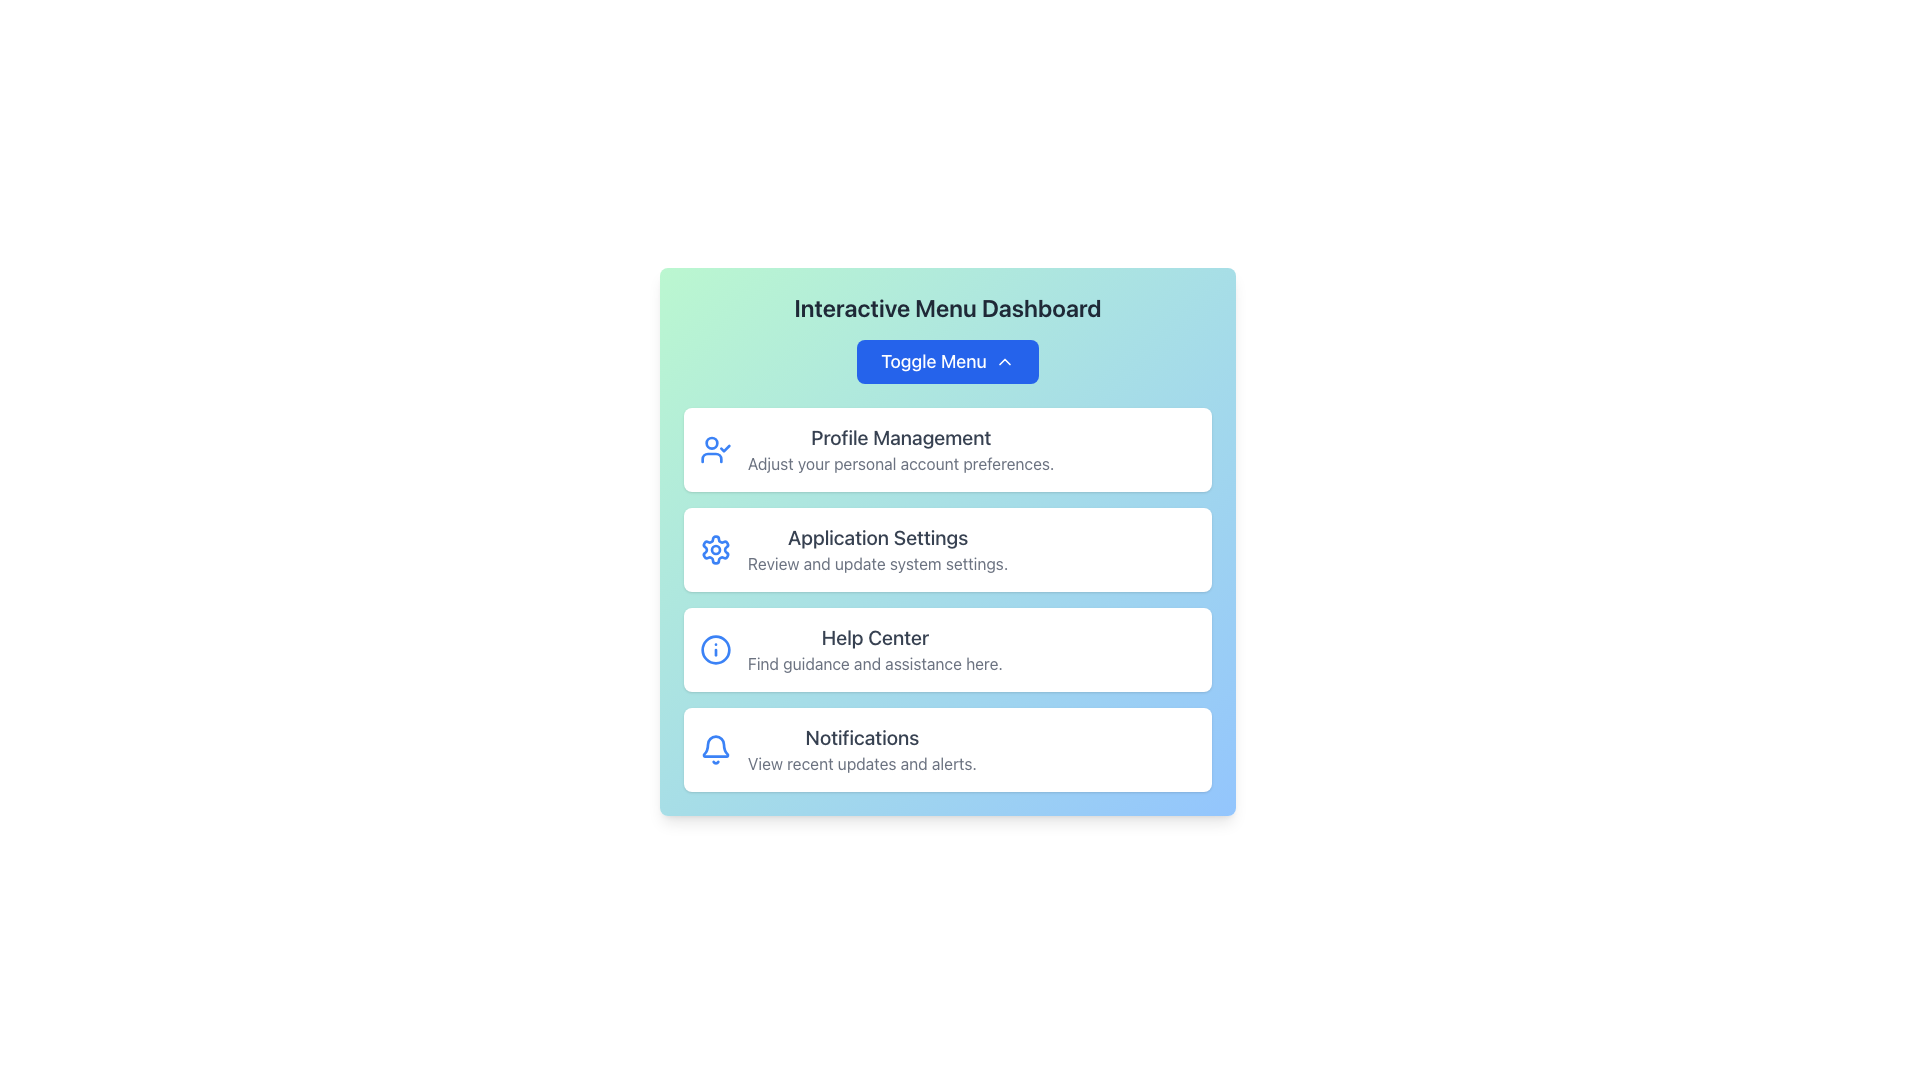  What do you see at coordinates (875, 650) in the screenshot?
I see `the 'Help Center' text block, which provides information and guidance to users, located between 'Application Settings' and 'Notifications'` at bounding box center [875, 650].